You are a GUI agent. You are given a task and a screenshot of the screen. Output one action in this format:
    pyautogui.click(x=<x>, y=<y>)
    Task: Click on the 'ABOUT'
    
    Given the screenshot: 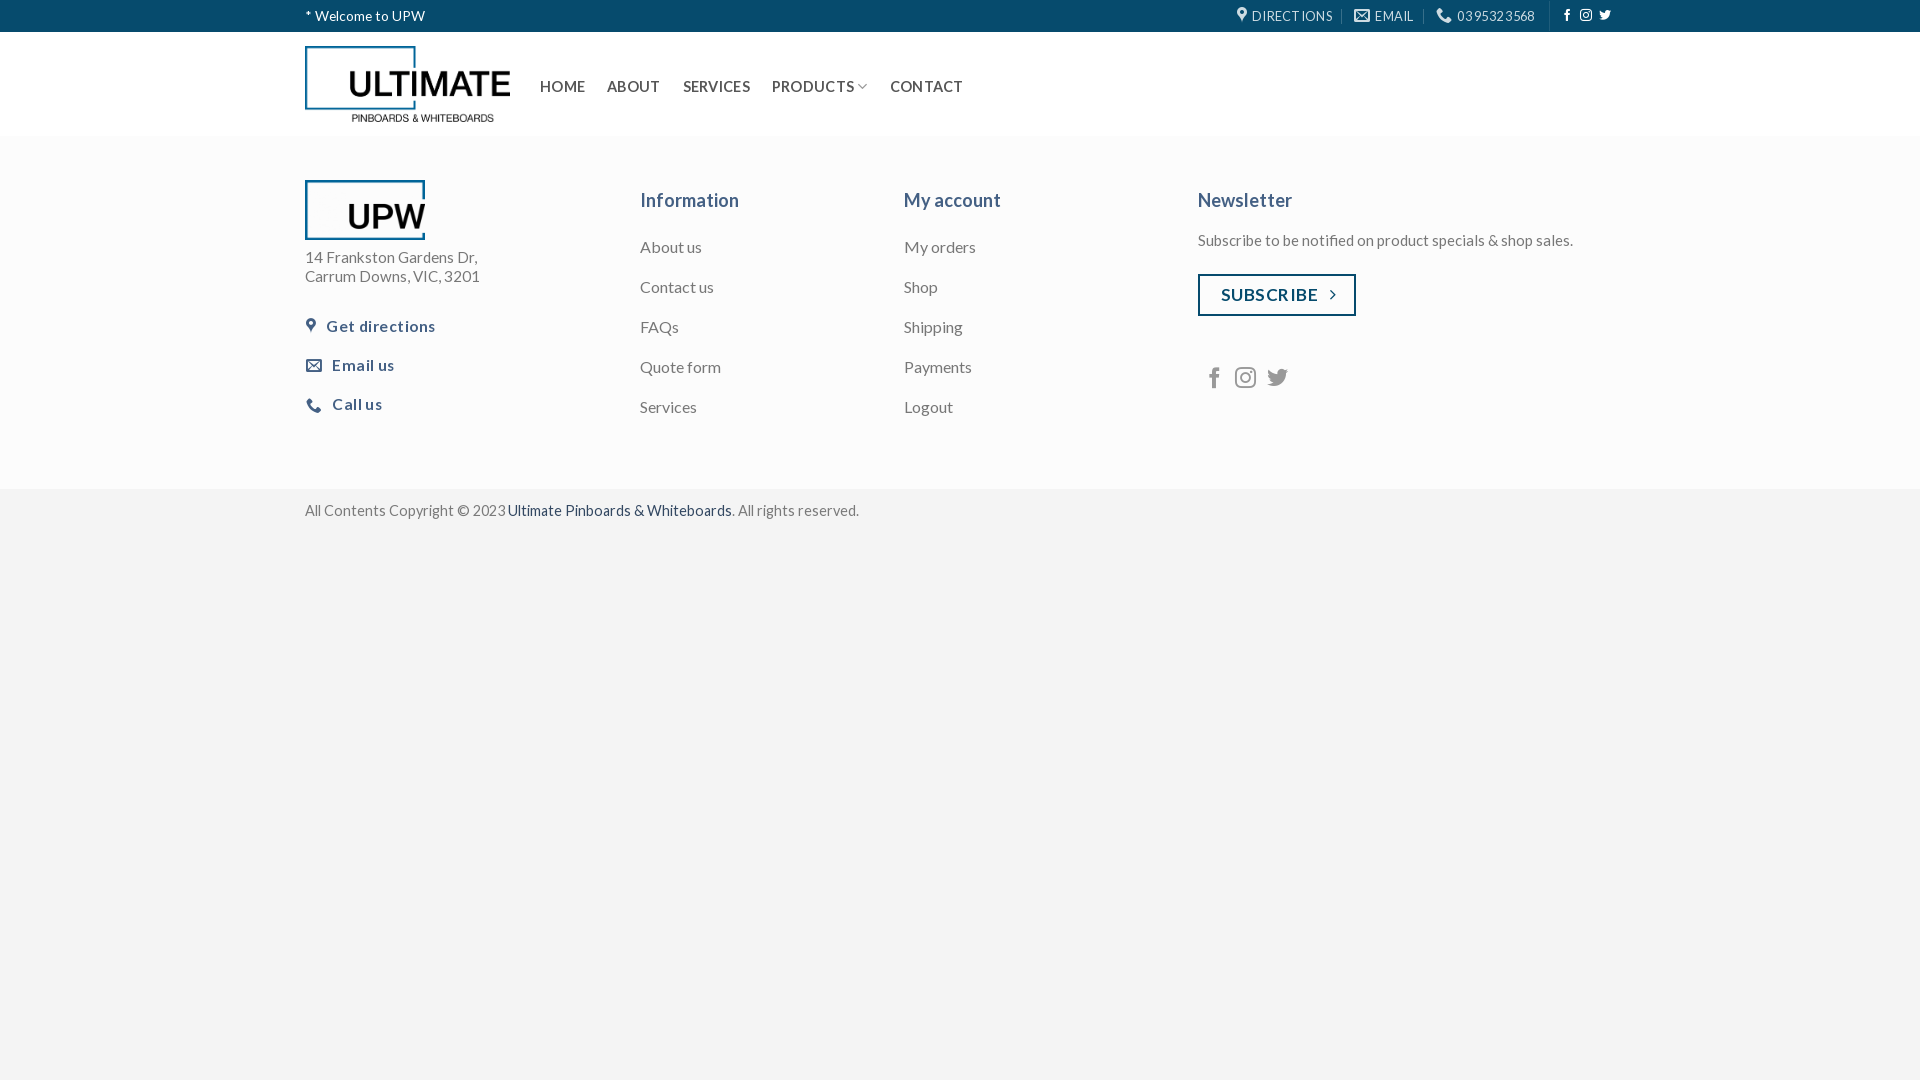 What is the action you would take?
    pyautogui.click(x=632, y=86)
    